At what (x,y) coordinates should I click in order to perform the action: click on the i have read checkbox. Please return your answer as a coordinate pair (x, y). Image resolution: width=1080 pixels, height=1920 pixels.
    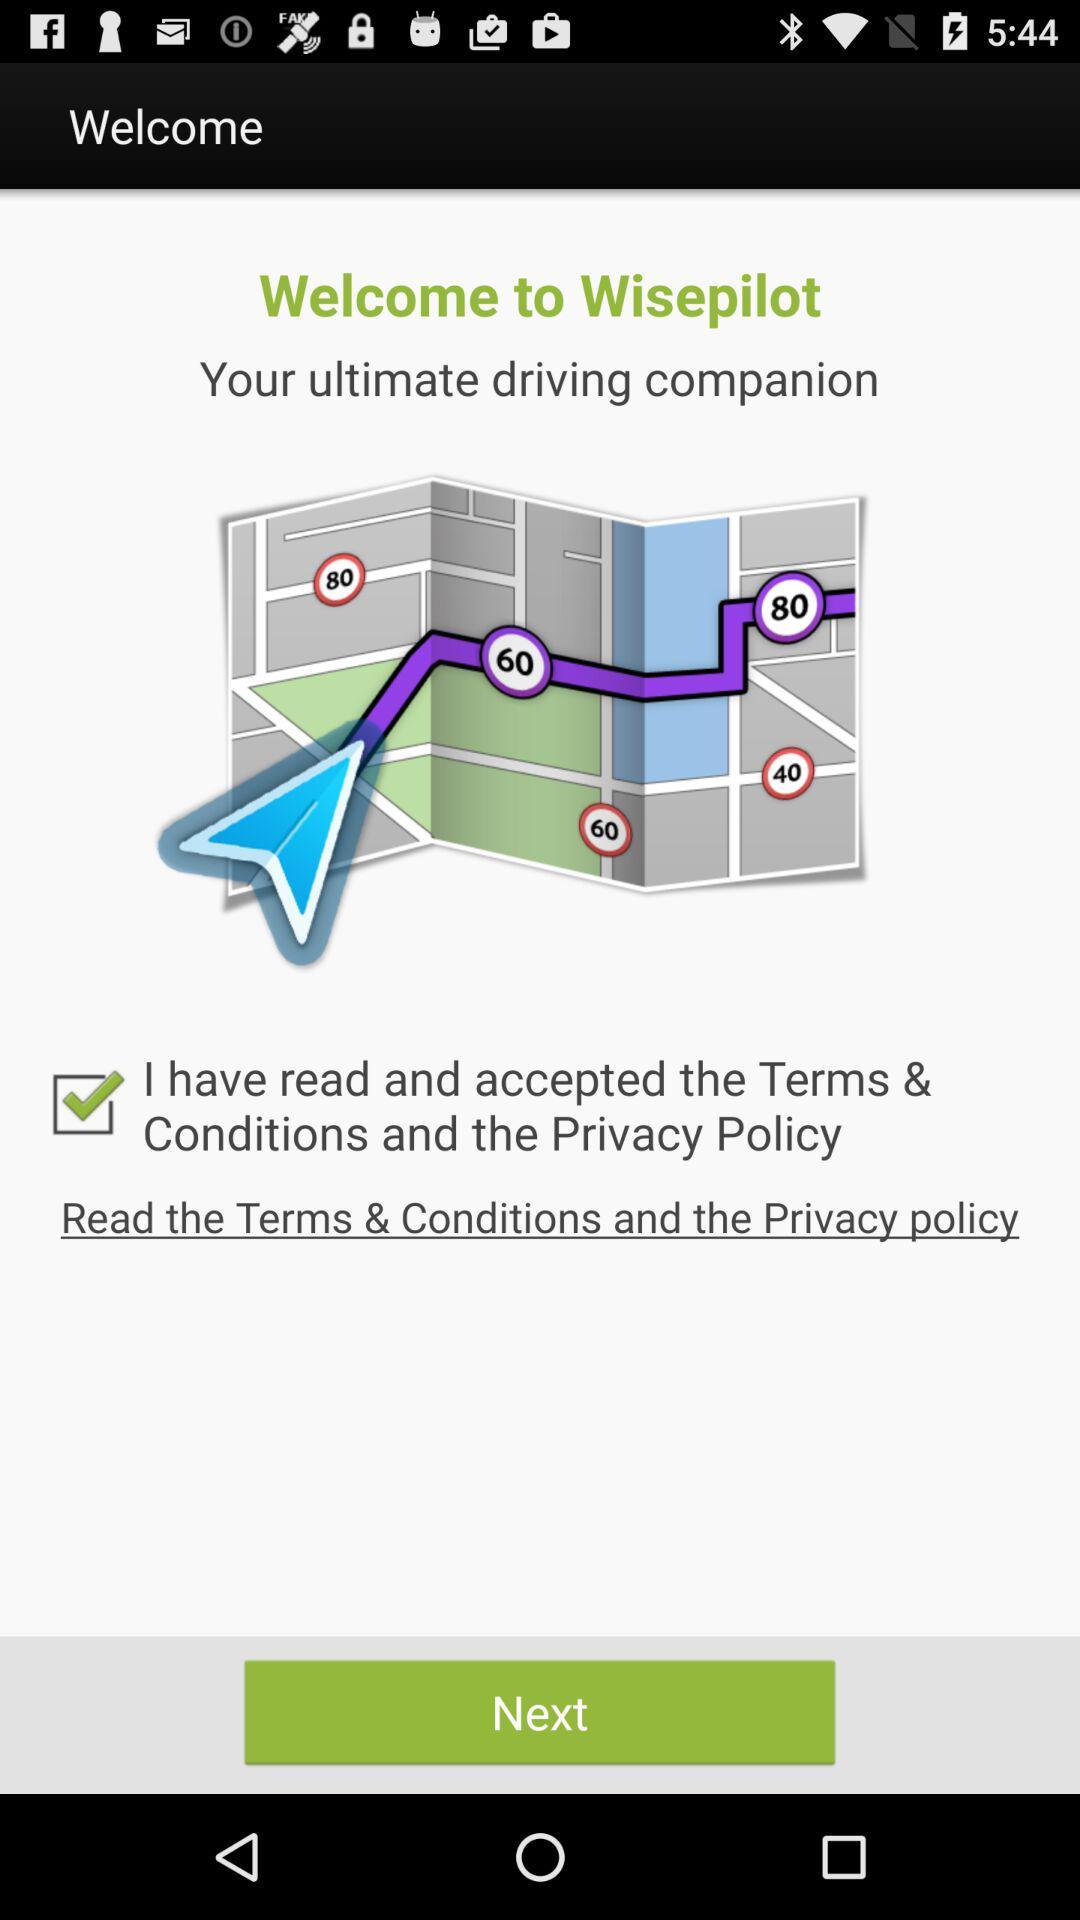
    Looking at the image, I should click on (540, 1103).